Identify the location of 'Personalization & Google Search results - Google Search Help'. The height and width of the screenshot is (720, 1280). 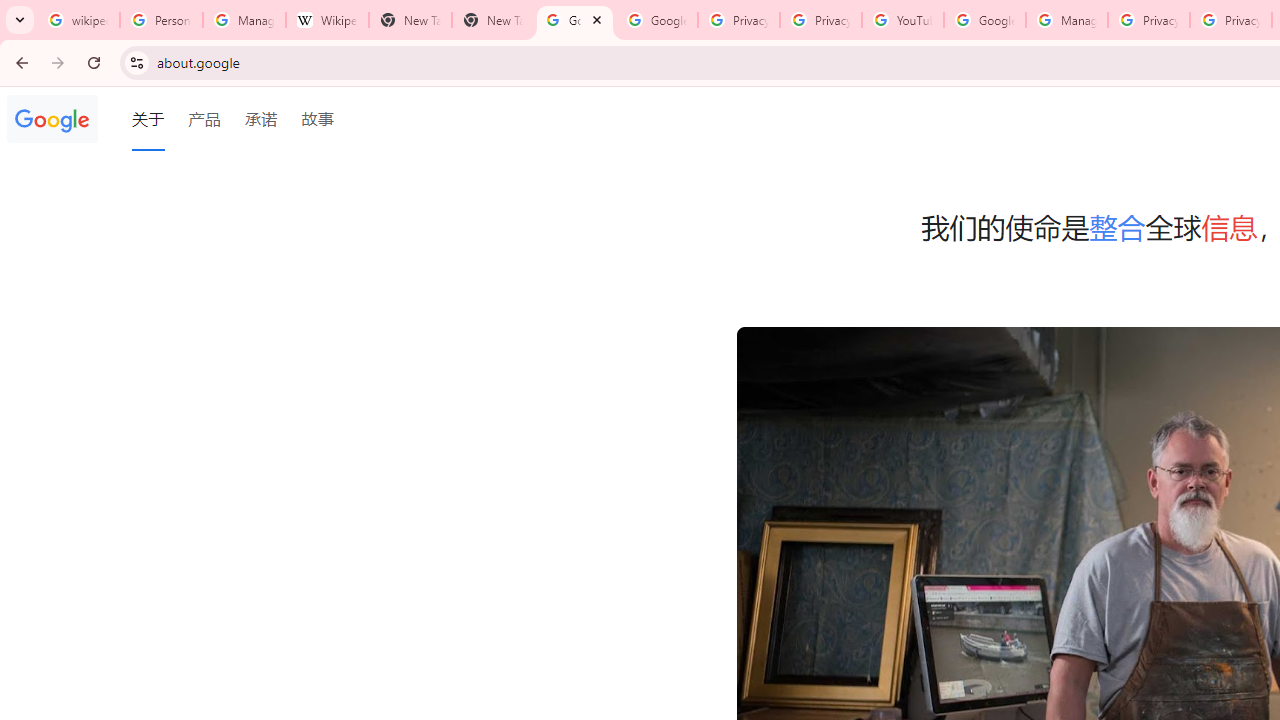
(161, 20).